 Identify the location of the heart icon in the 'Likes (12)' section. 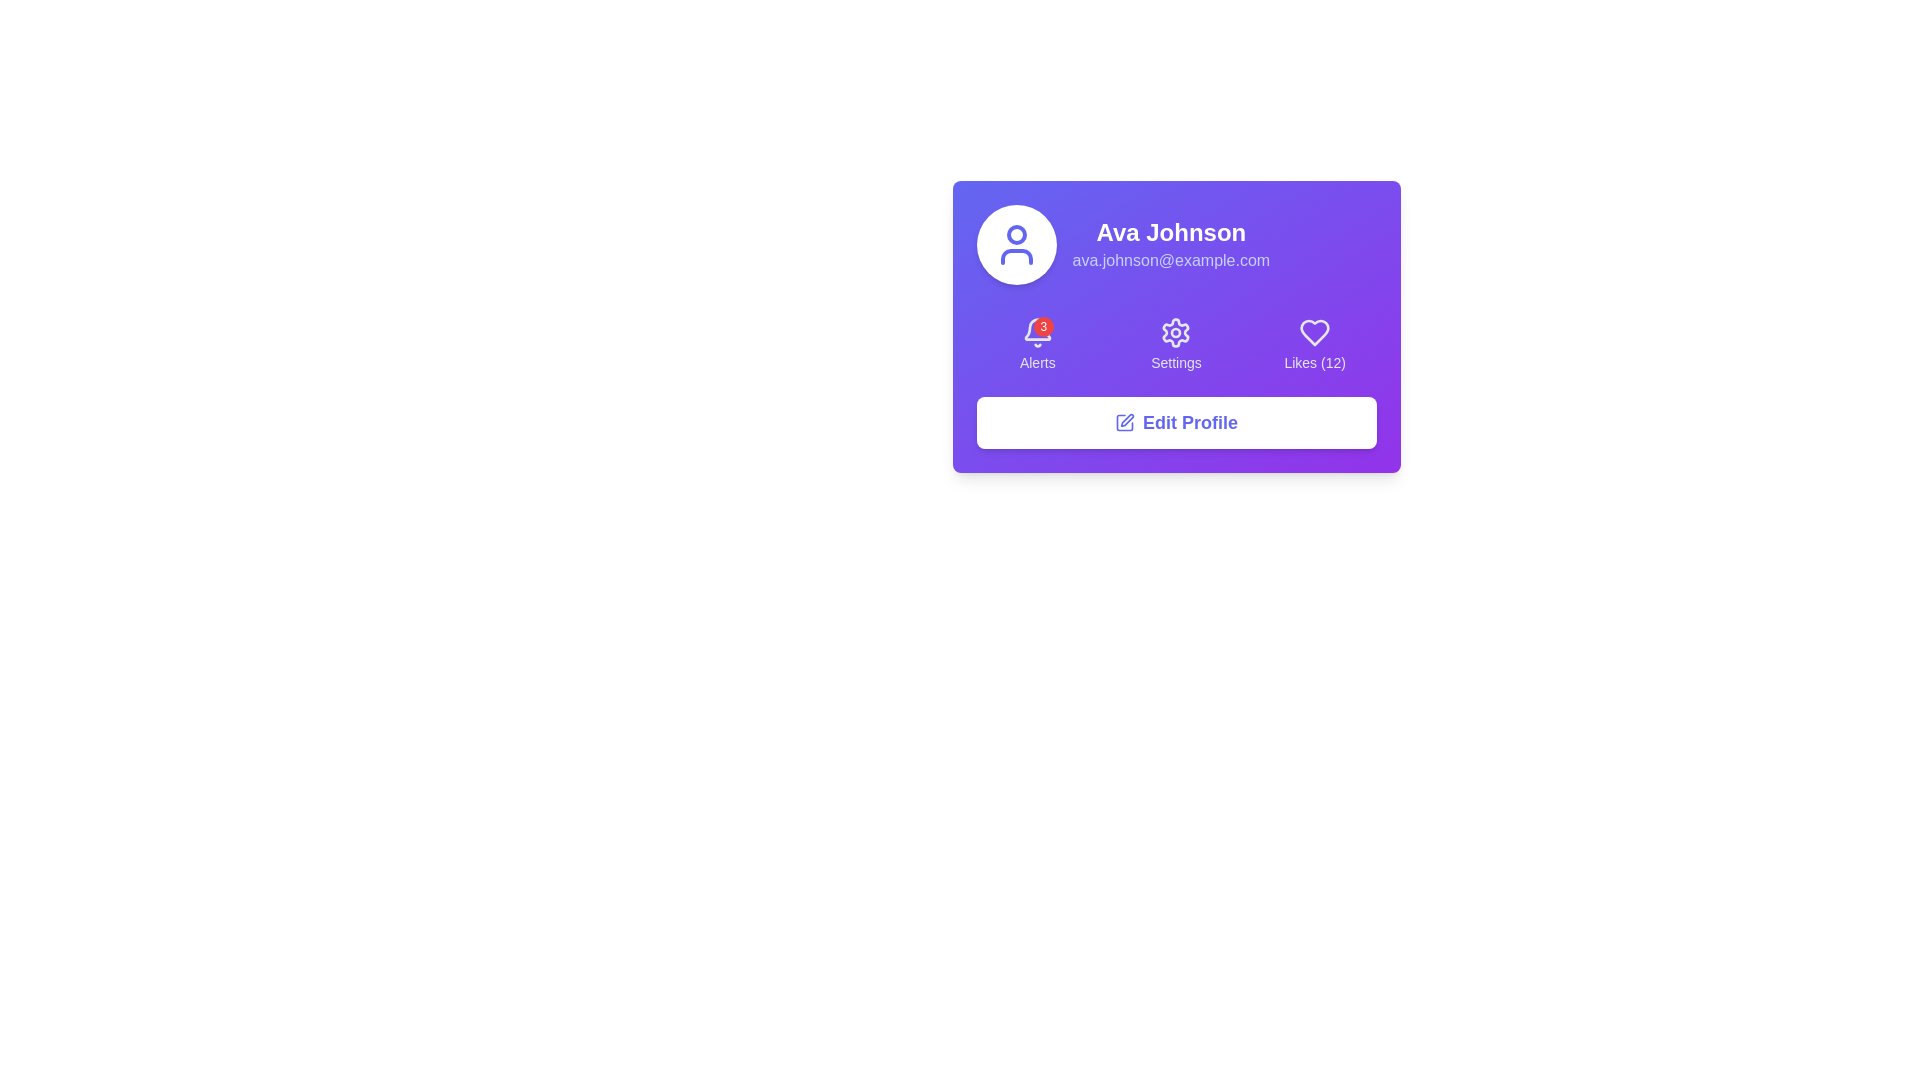
(1315, 331).